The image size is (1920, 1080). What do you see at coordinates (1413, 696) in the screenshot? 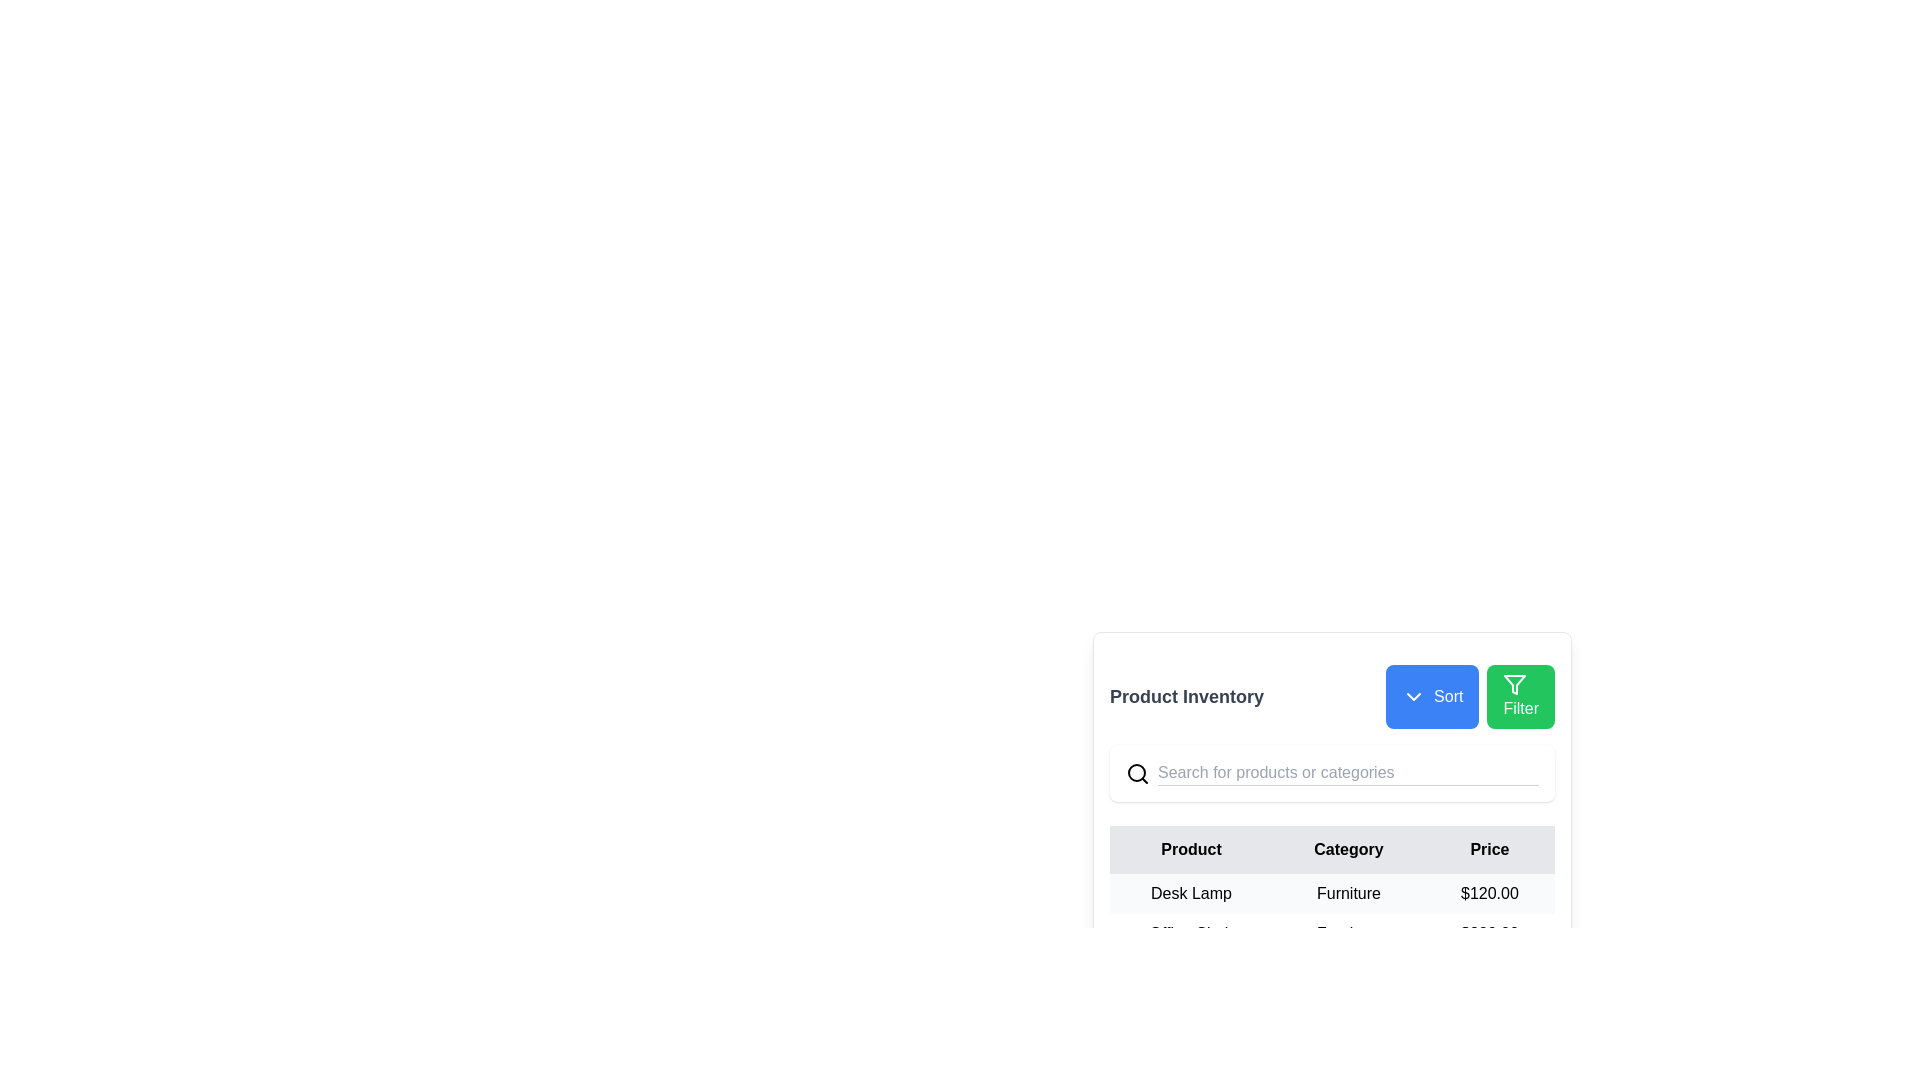
I see `the downward chevron icon within the blue 'Sort' button to interact with the dropdown menu` at bounding box center [1413, 696].